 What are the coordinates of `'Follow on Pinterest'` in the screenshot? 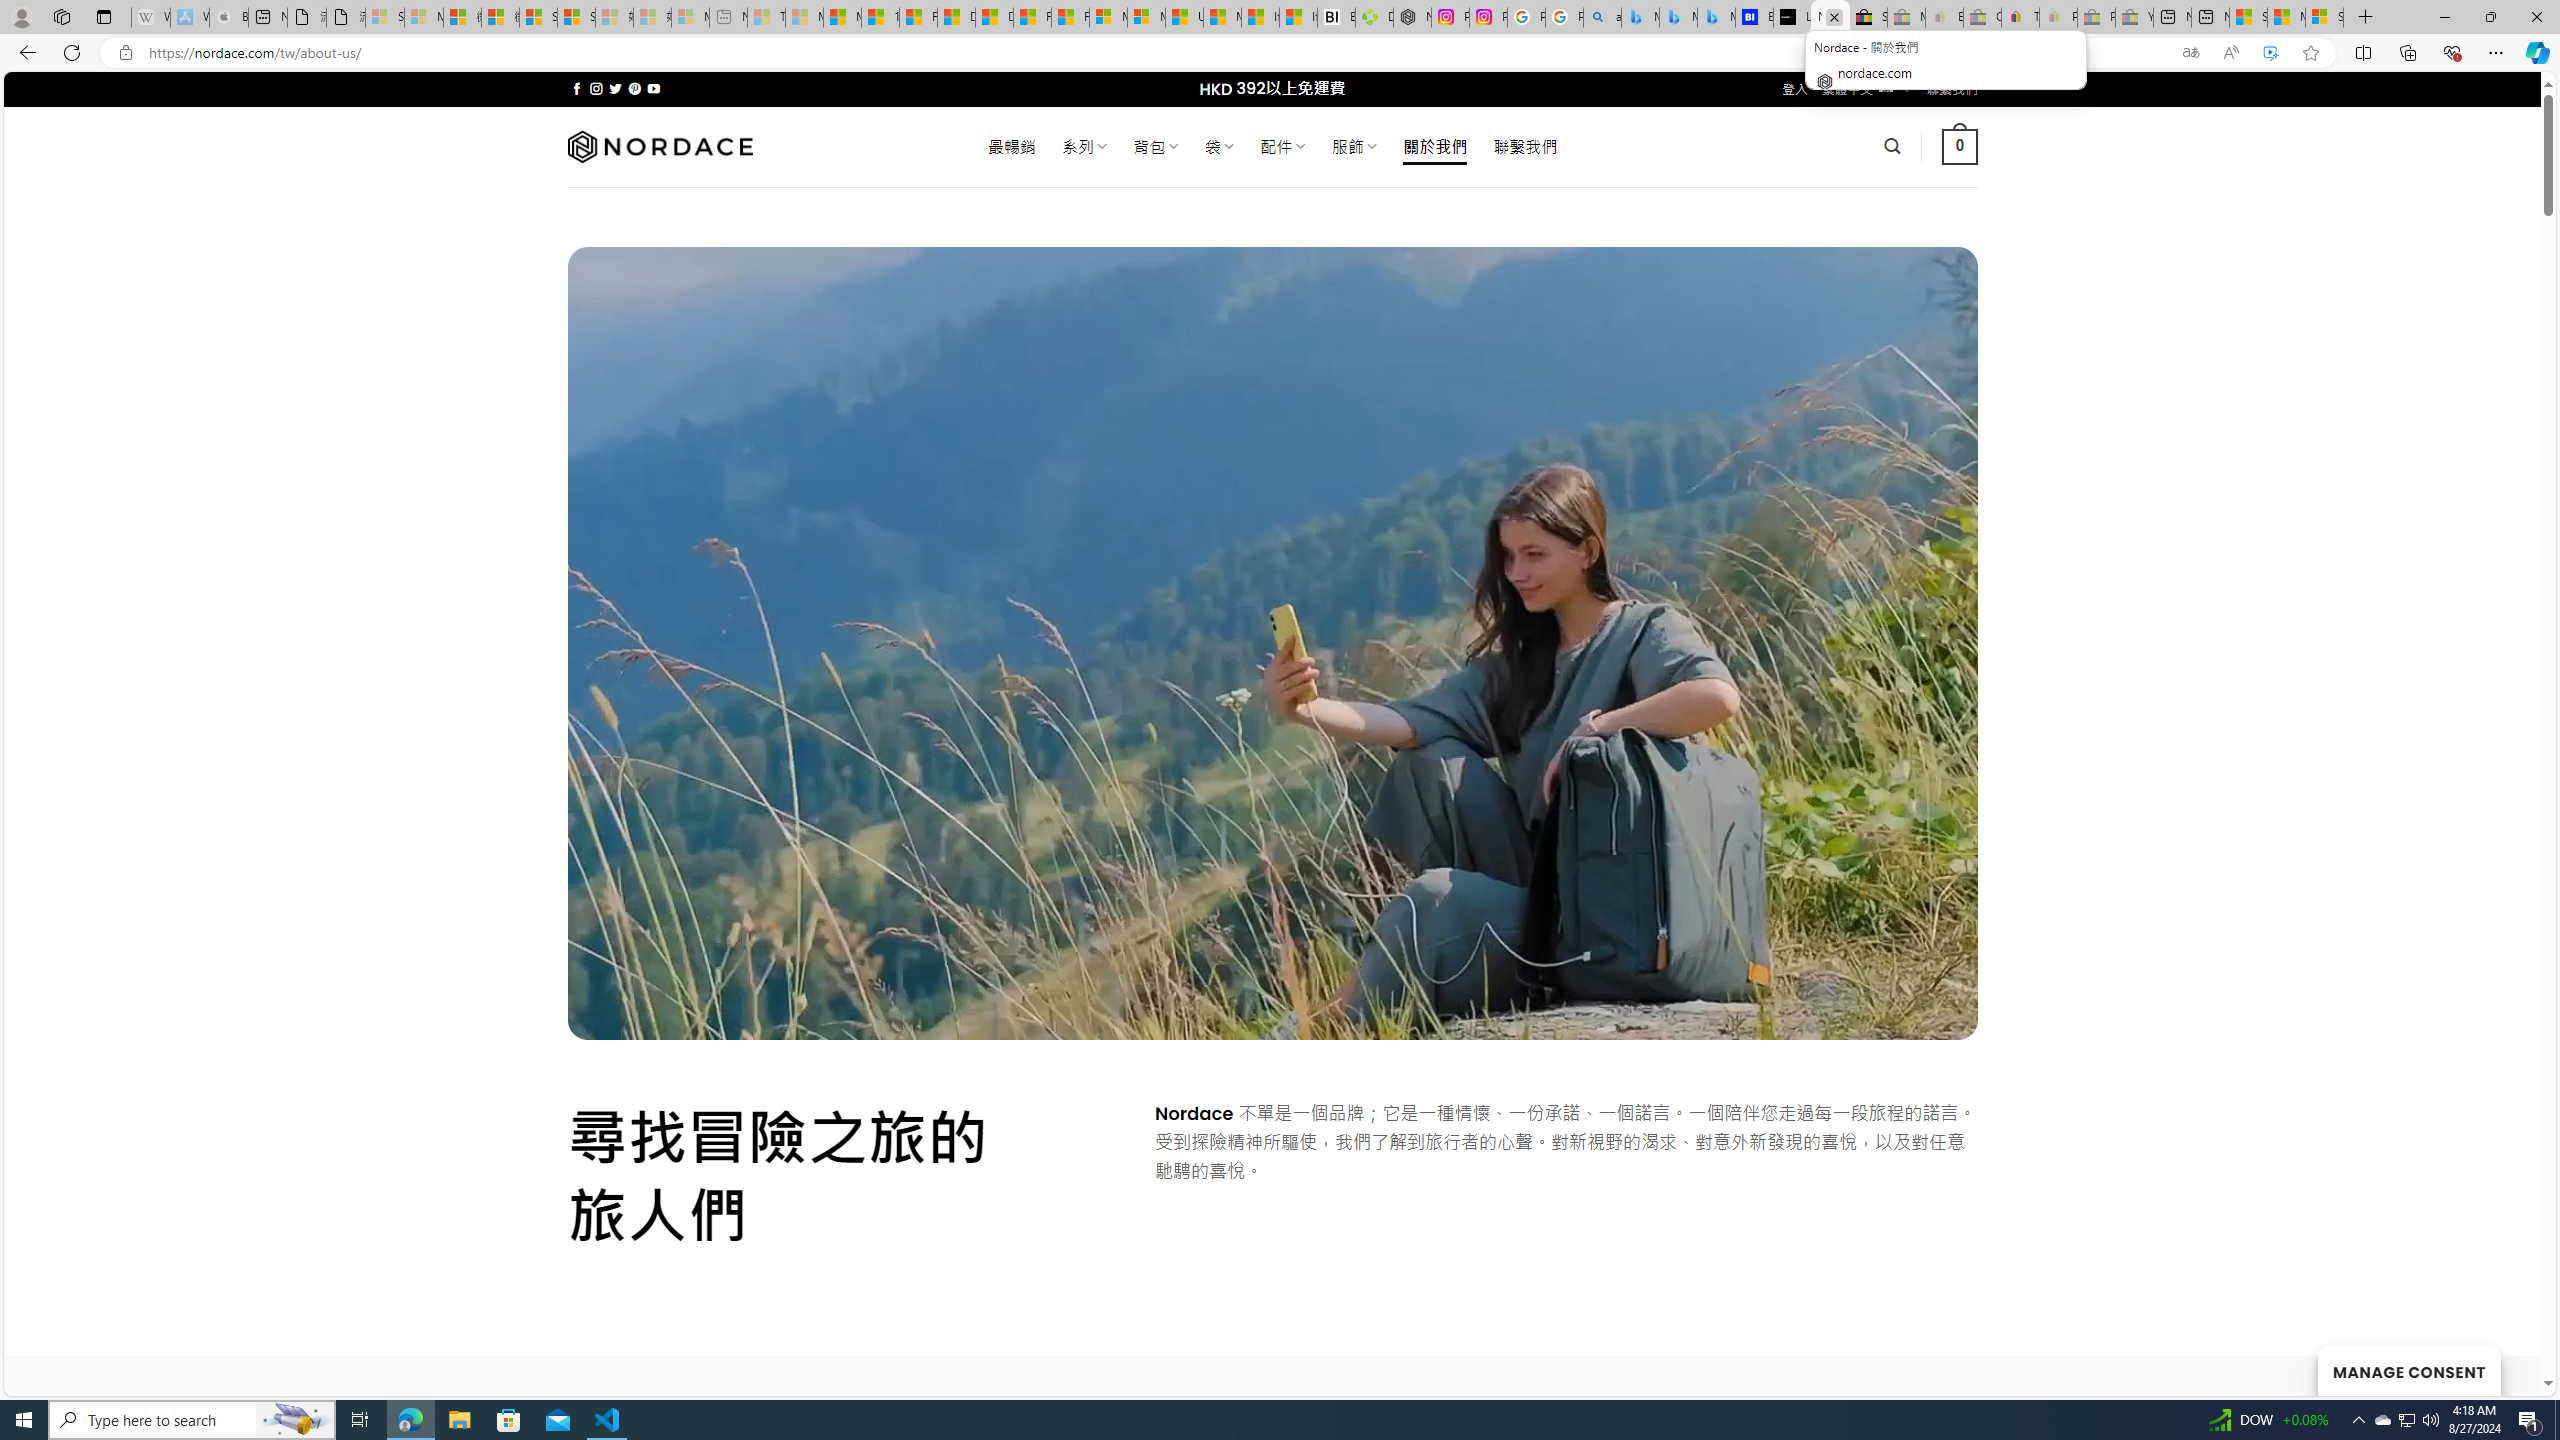 It's located at (632, 88).